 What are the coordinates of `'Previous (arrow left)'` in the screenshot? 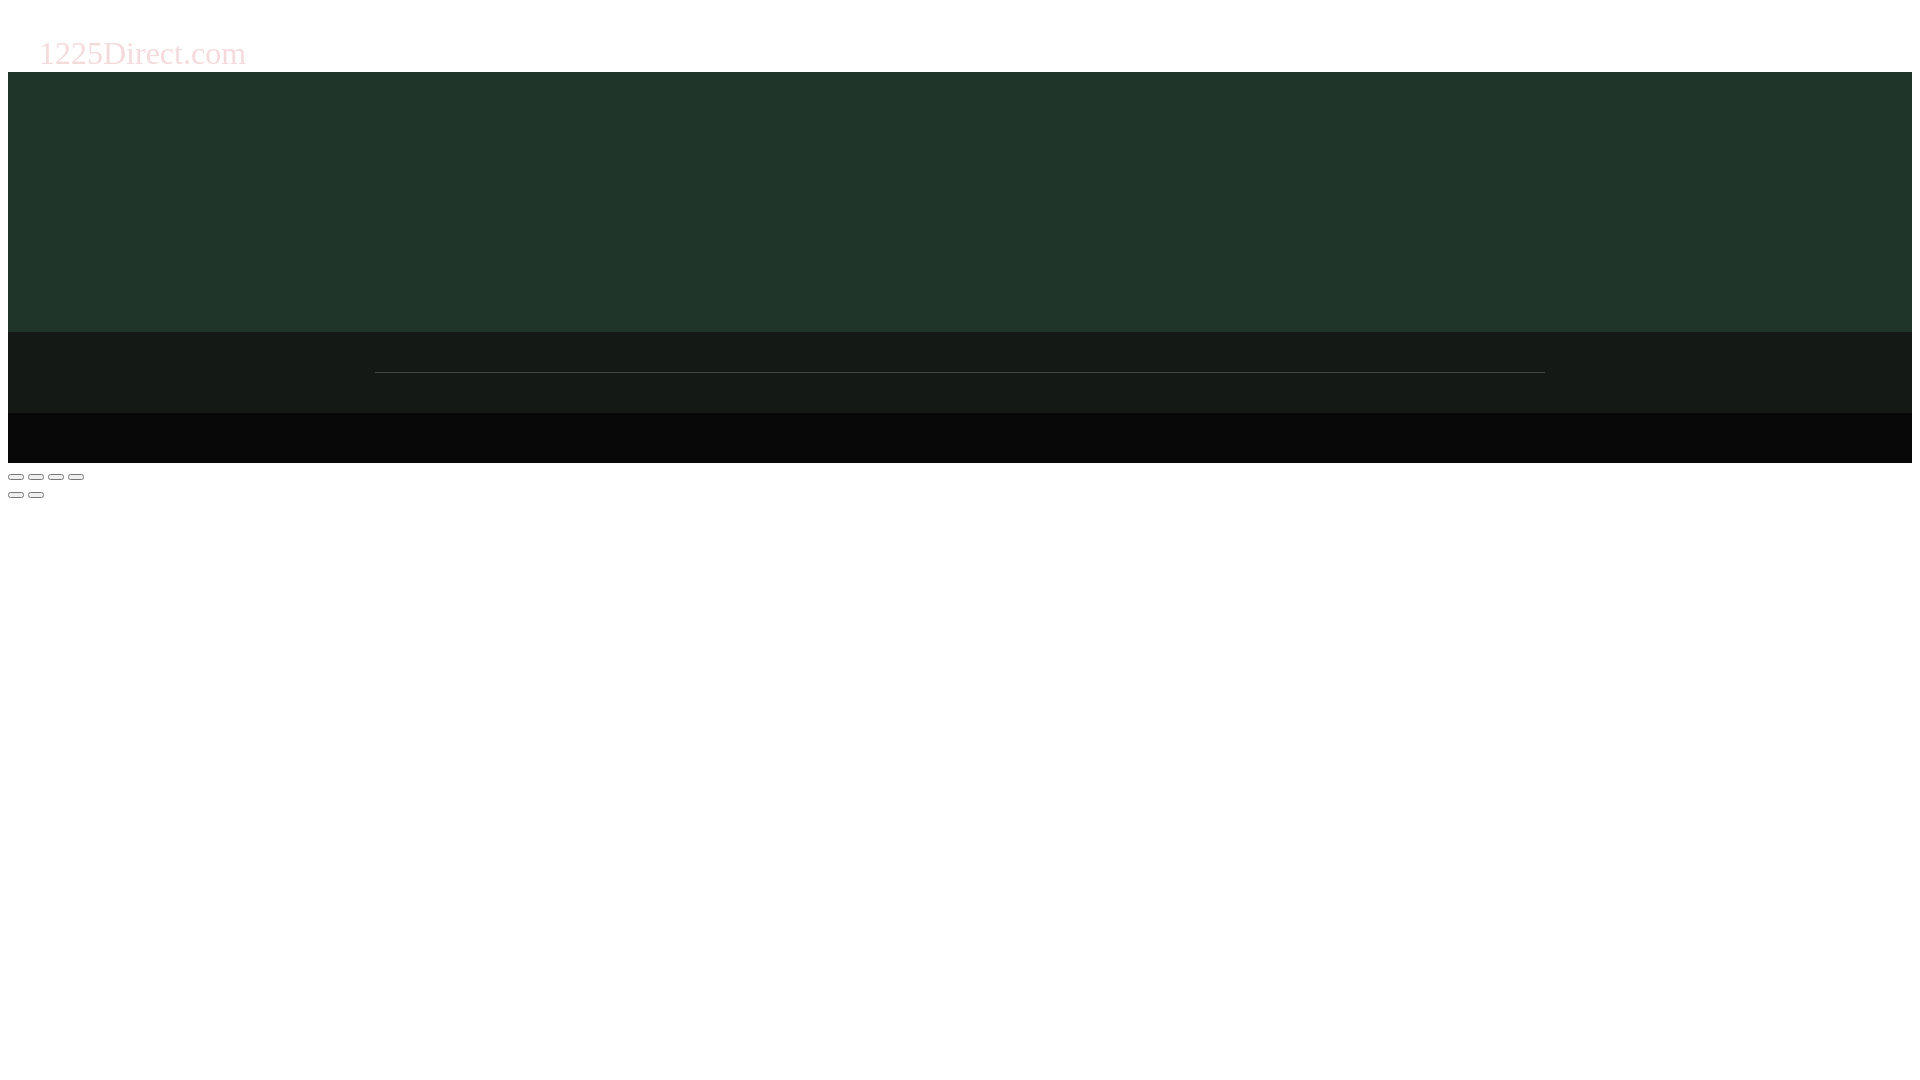 It's located at (15, 494).